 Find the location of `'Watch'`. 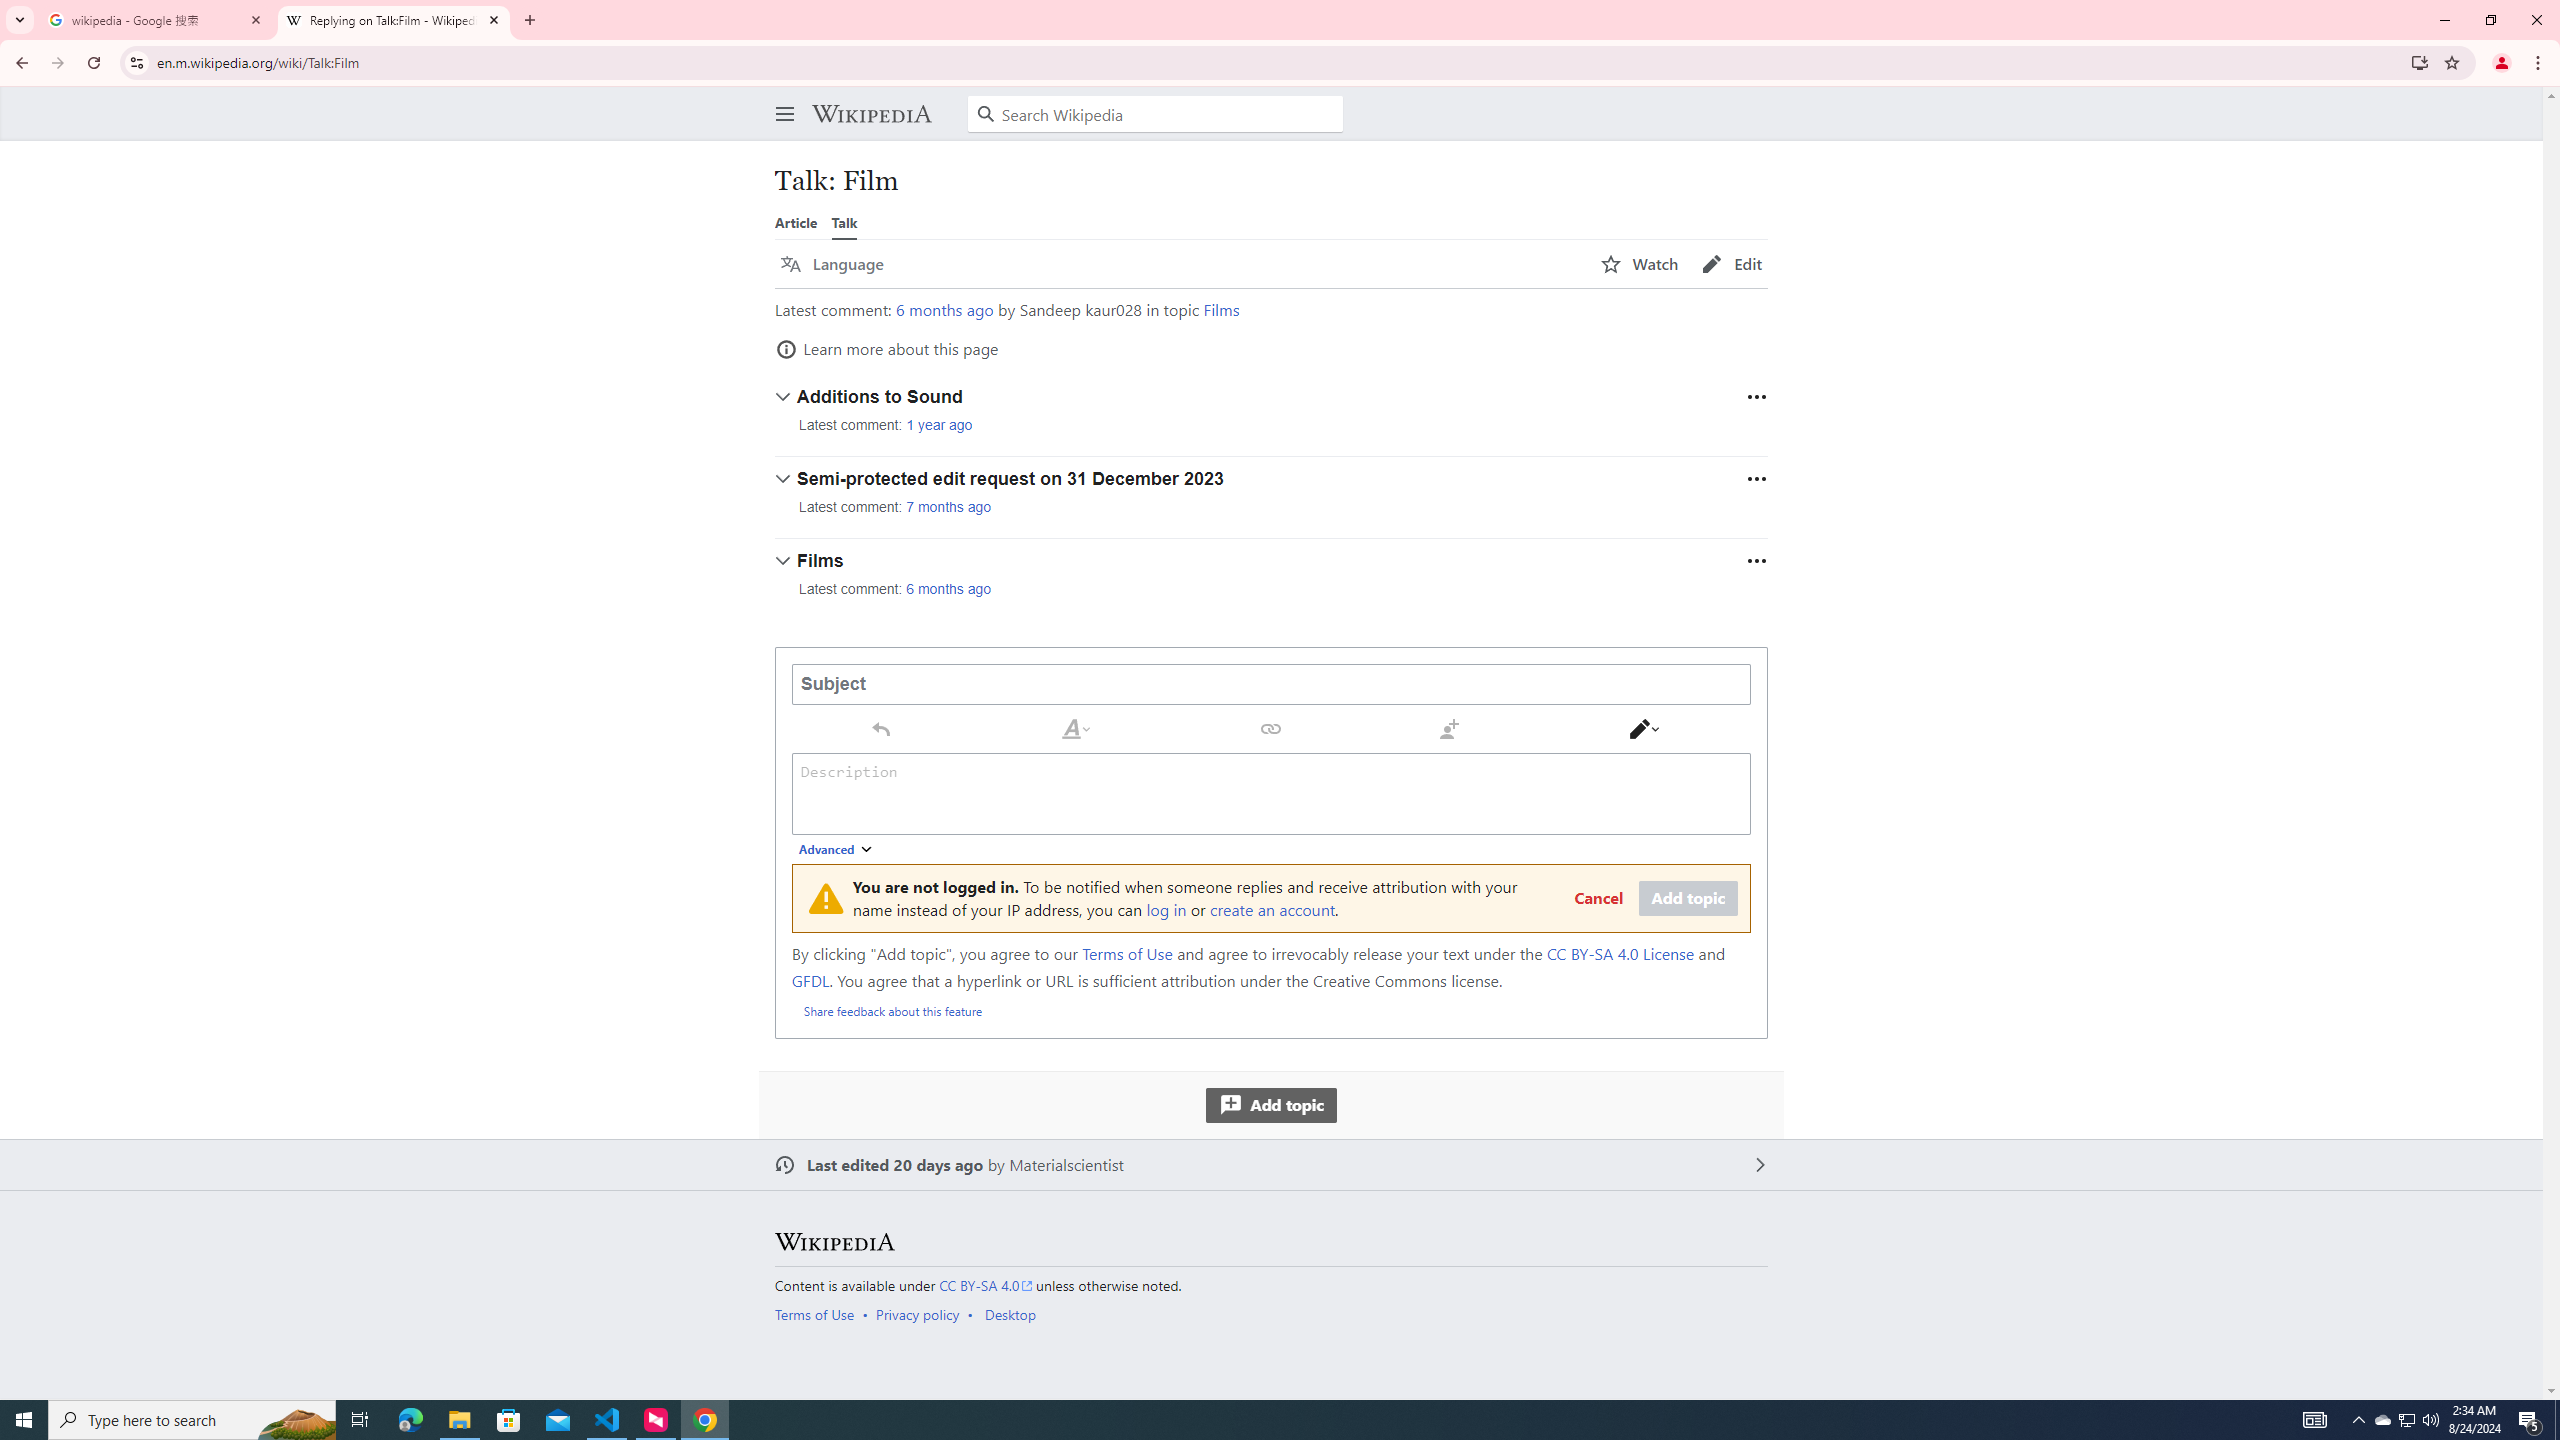

'Watch' is located at coordinates (1638, 264).